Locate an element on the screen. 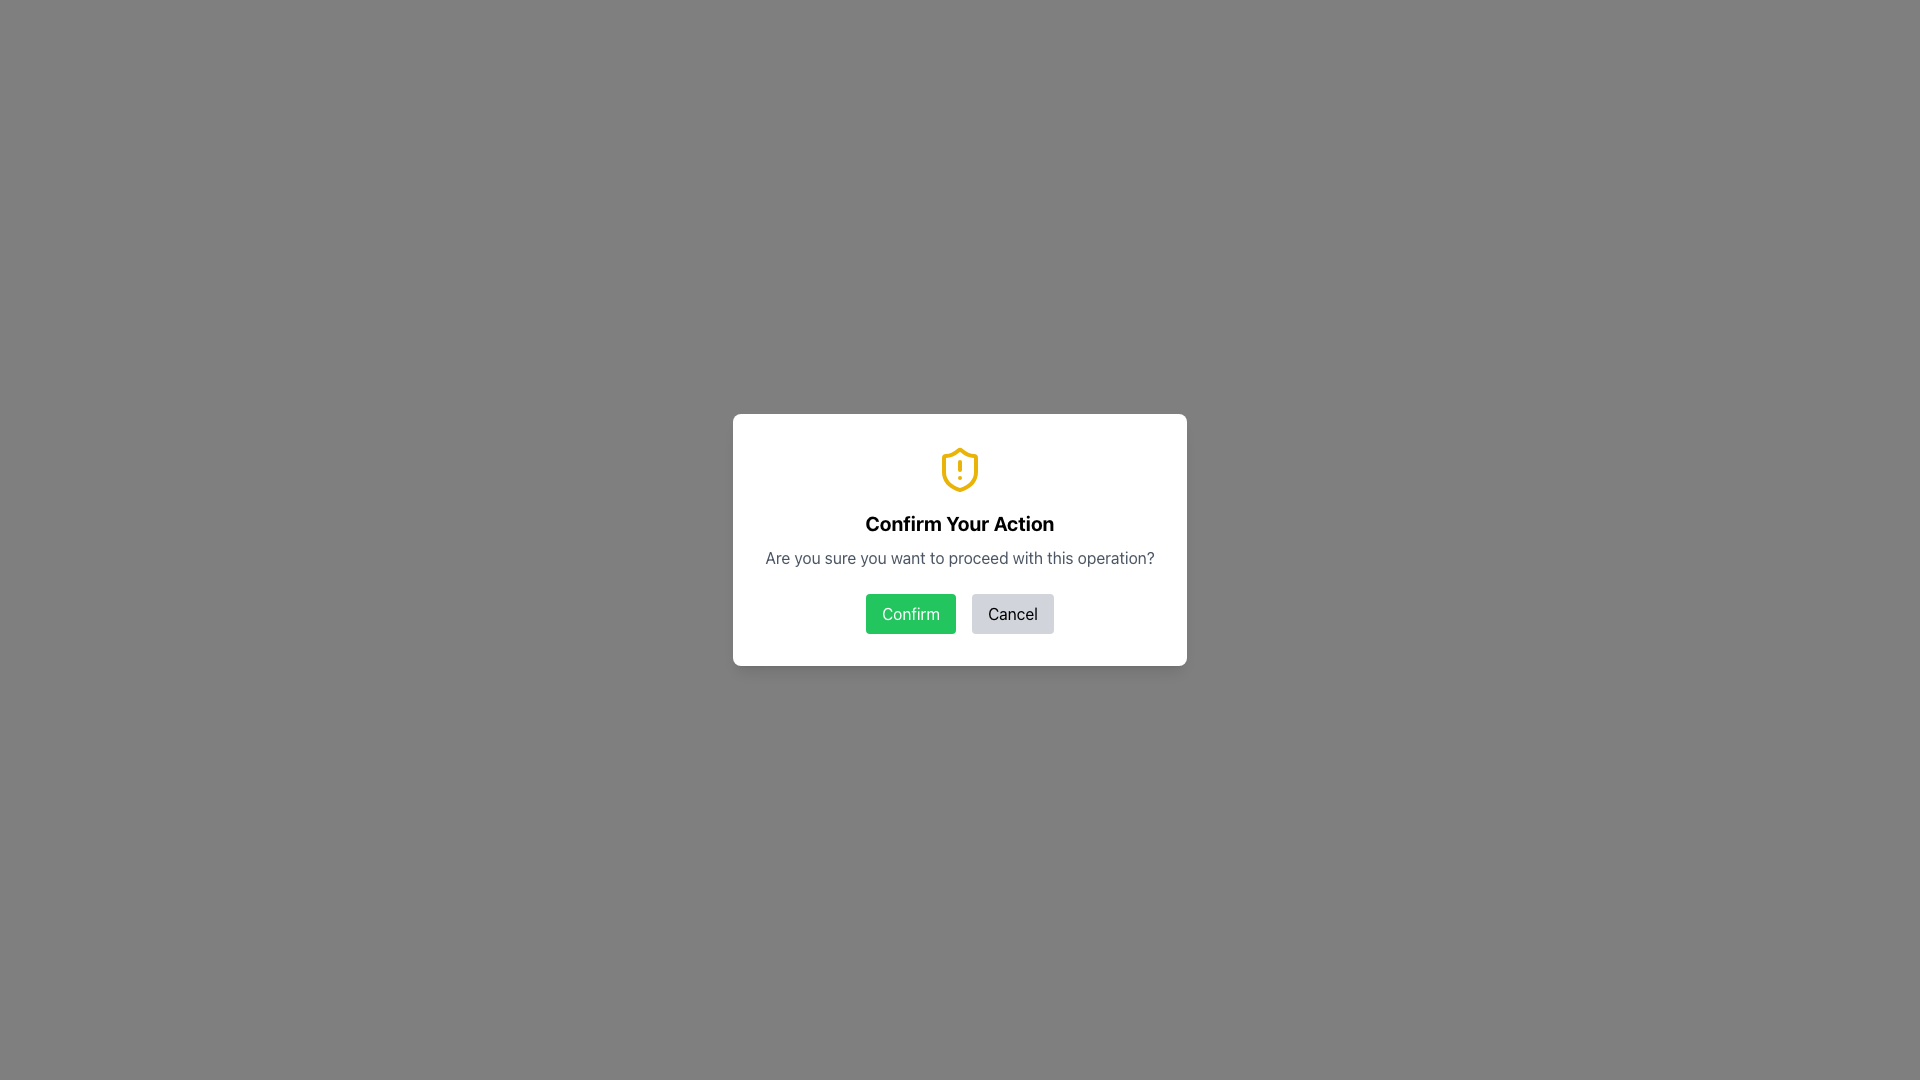 The width and height of the screenshot is (1920, 1080). the bold, large-sized text label that reads 'Confirm Your Action', which is centrally located in a modal dialog box directly below the yellow shield icon with an exclamation mark is located at coordinates (960, 523).